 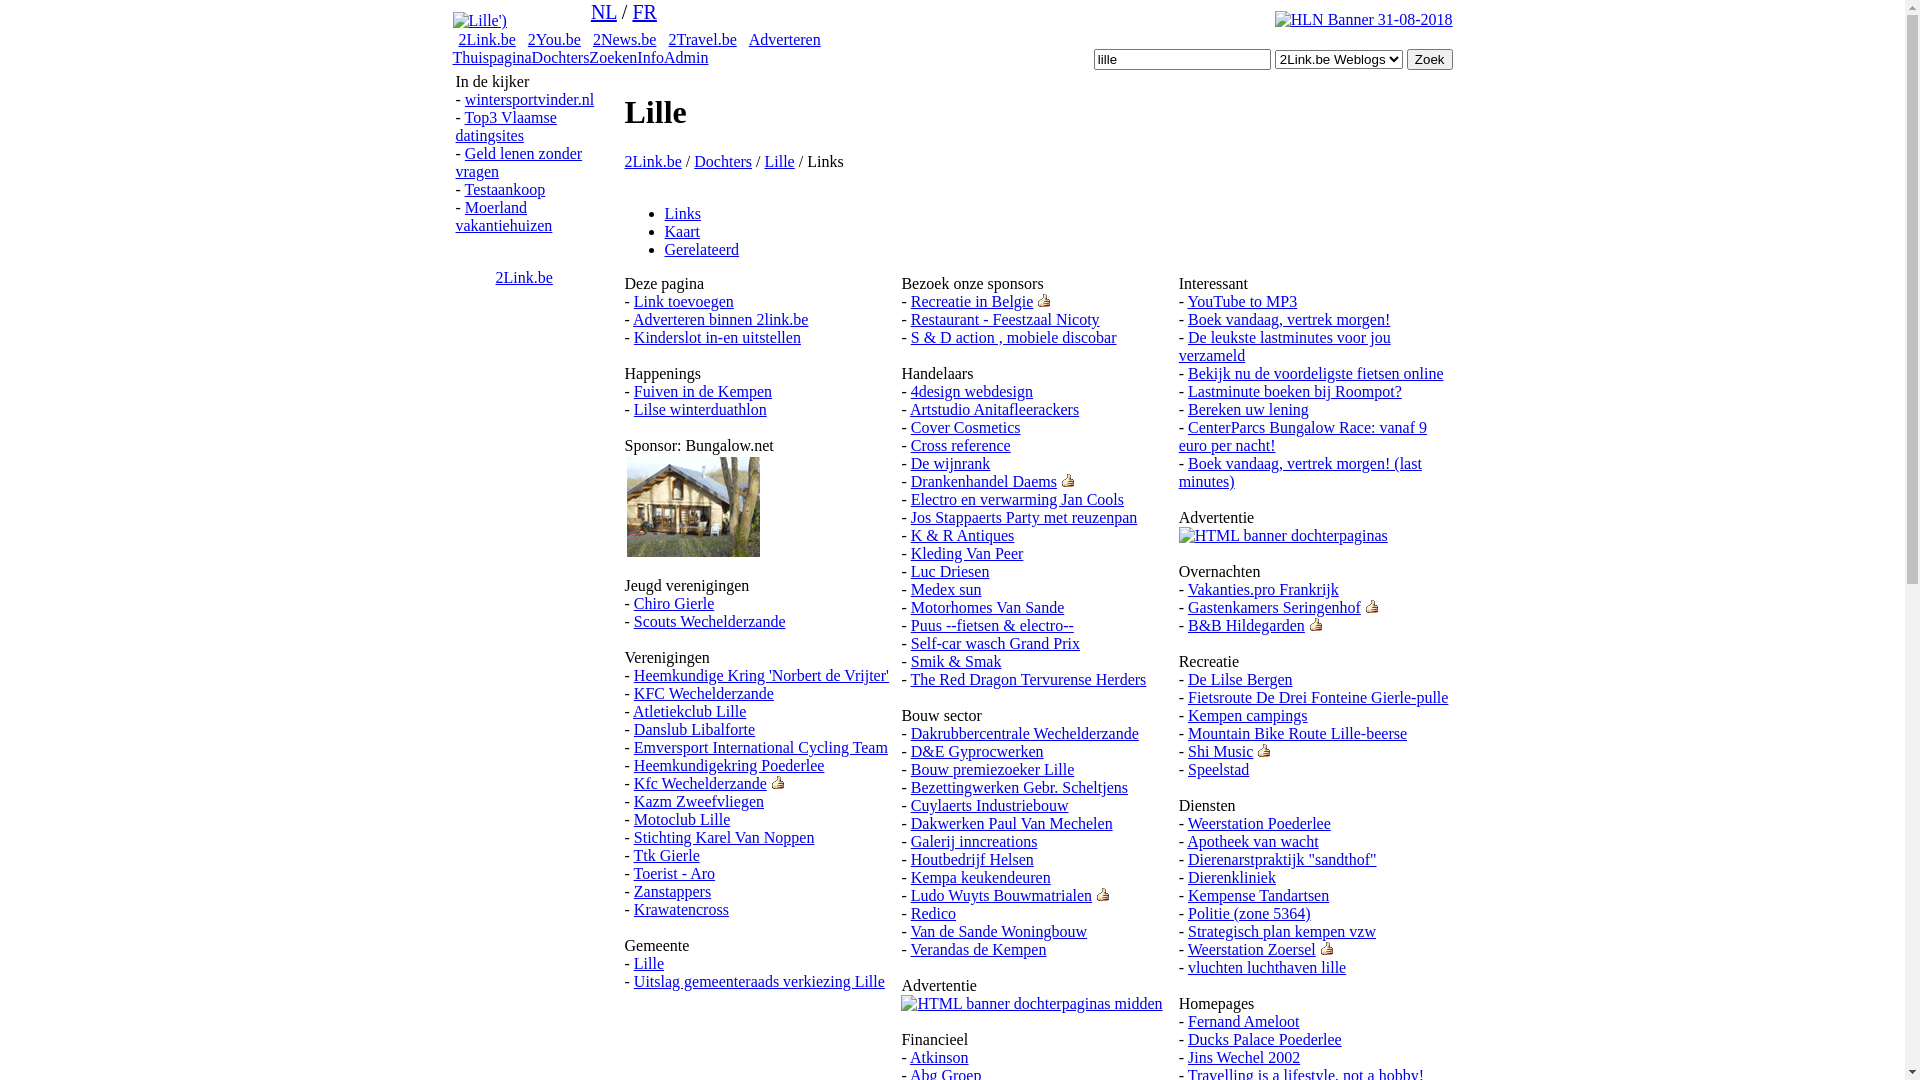 I want to click on 'Uitslag gemeenteraads verkiezing Lille', so click(x=758, y=980).